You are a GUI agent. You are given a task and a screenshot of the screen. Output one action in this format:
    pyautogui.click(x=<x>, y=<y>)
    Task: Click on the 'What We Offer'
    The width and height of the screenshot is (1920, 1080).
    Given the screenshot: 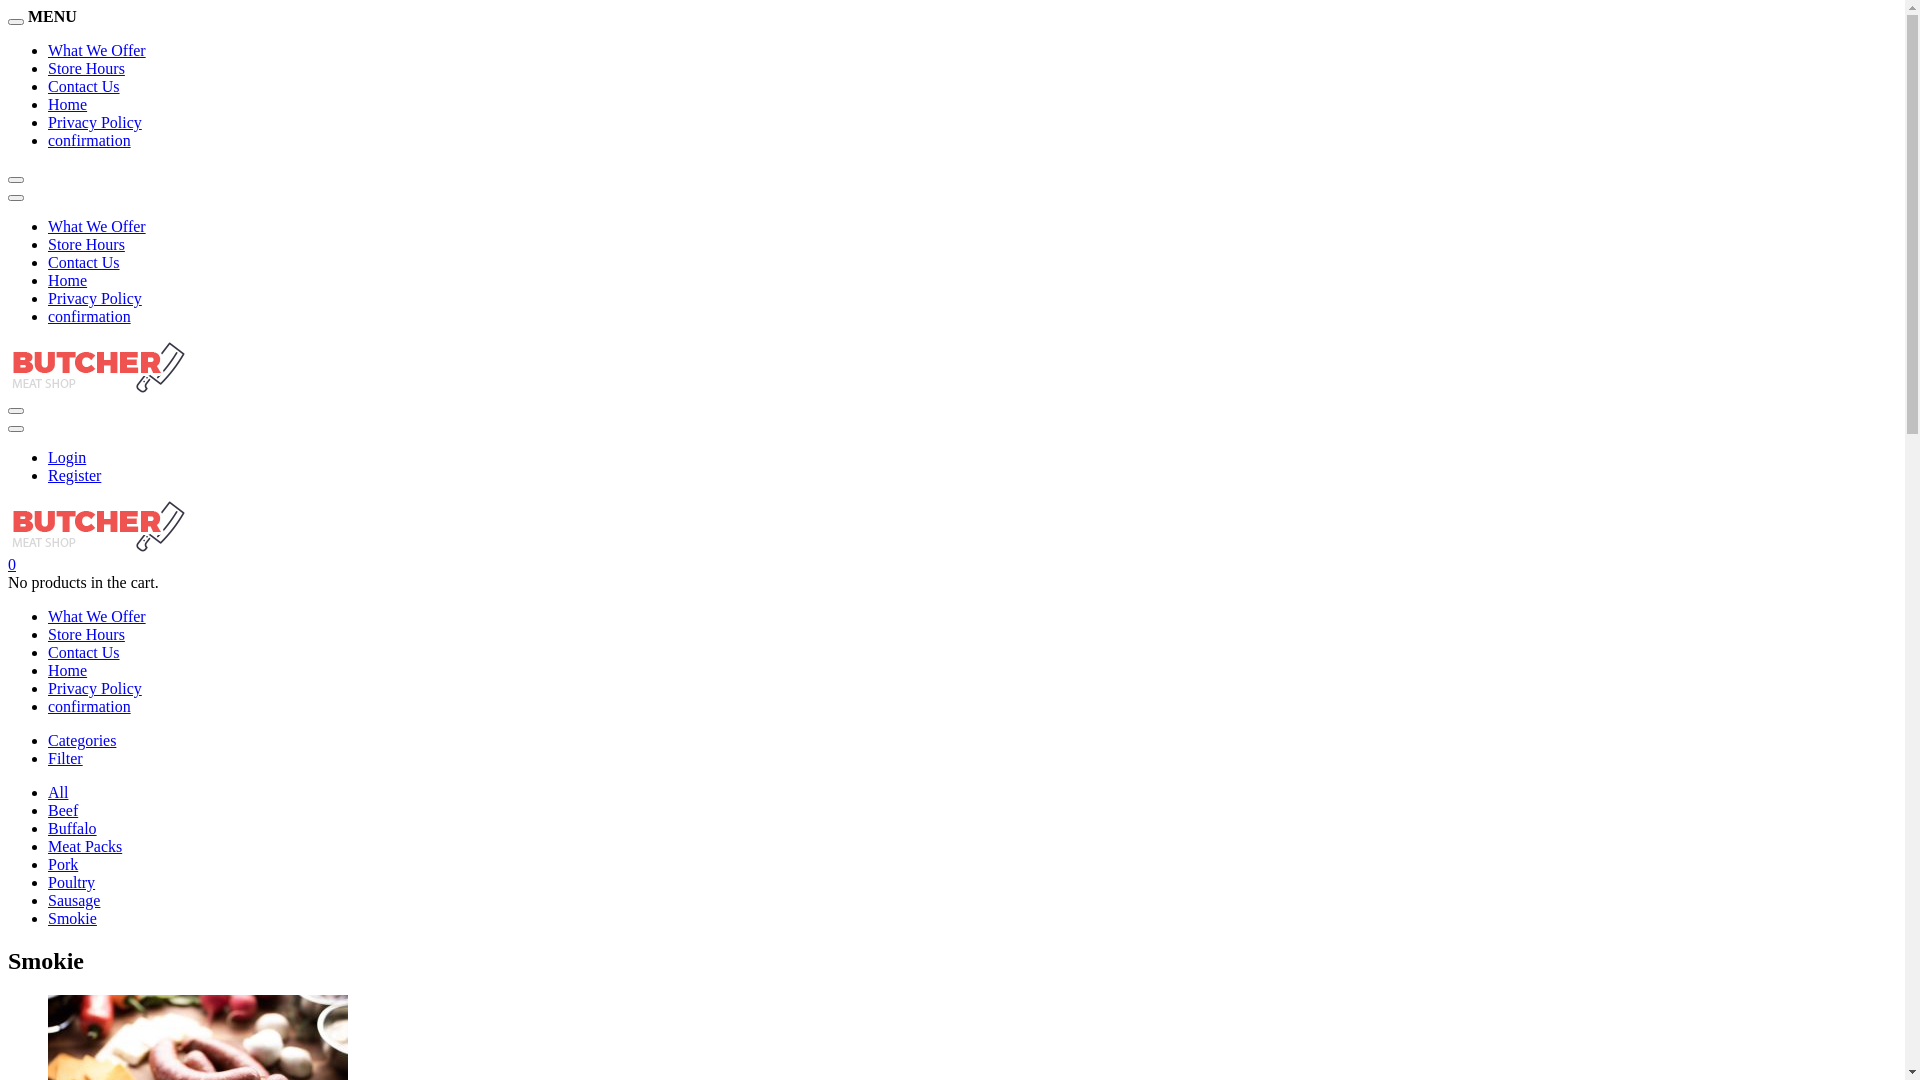 What is the action you would take?
    pyautogui.click(x=95, y=615)
    